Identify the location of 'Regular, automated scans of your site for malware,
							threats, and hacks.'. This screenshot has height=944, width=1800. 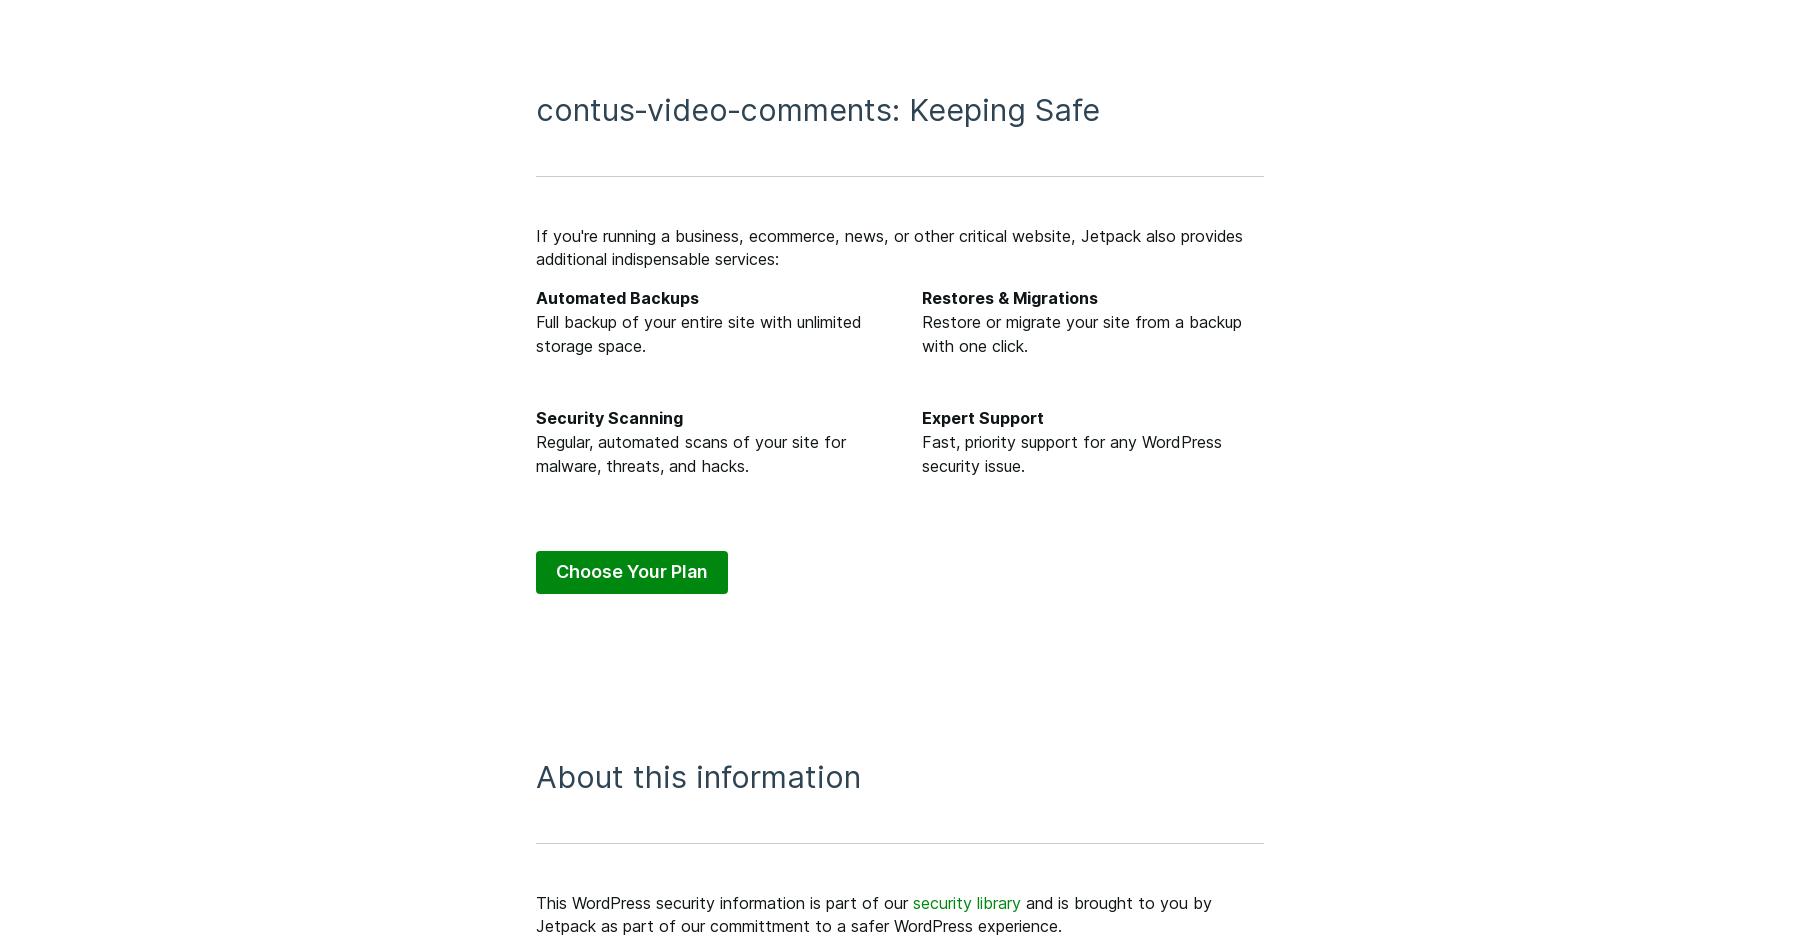
(535, 452).